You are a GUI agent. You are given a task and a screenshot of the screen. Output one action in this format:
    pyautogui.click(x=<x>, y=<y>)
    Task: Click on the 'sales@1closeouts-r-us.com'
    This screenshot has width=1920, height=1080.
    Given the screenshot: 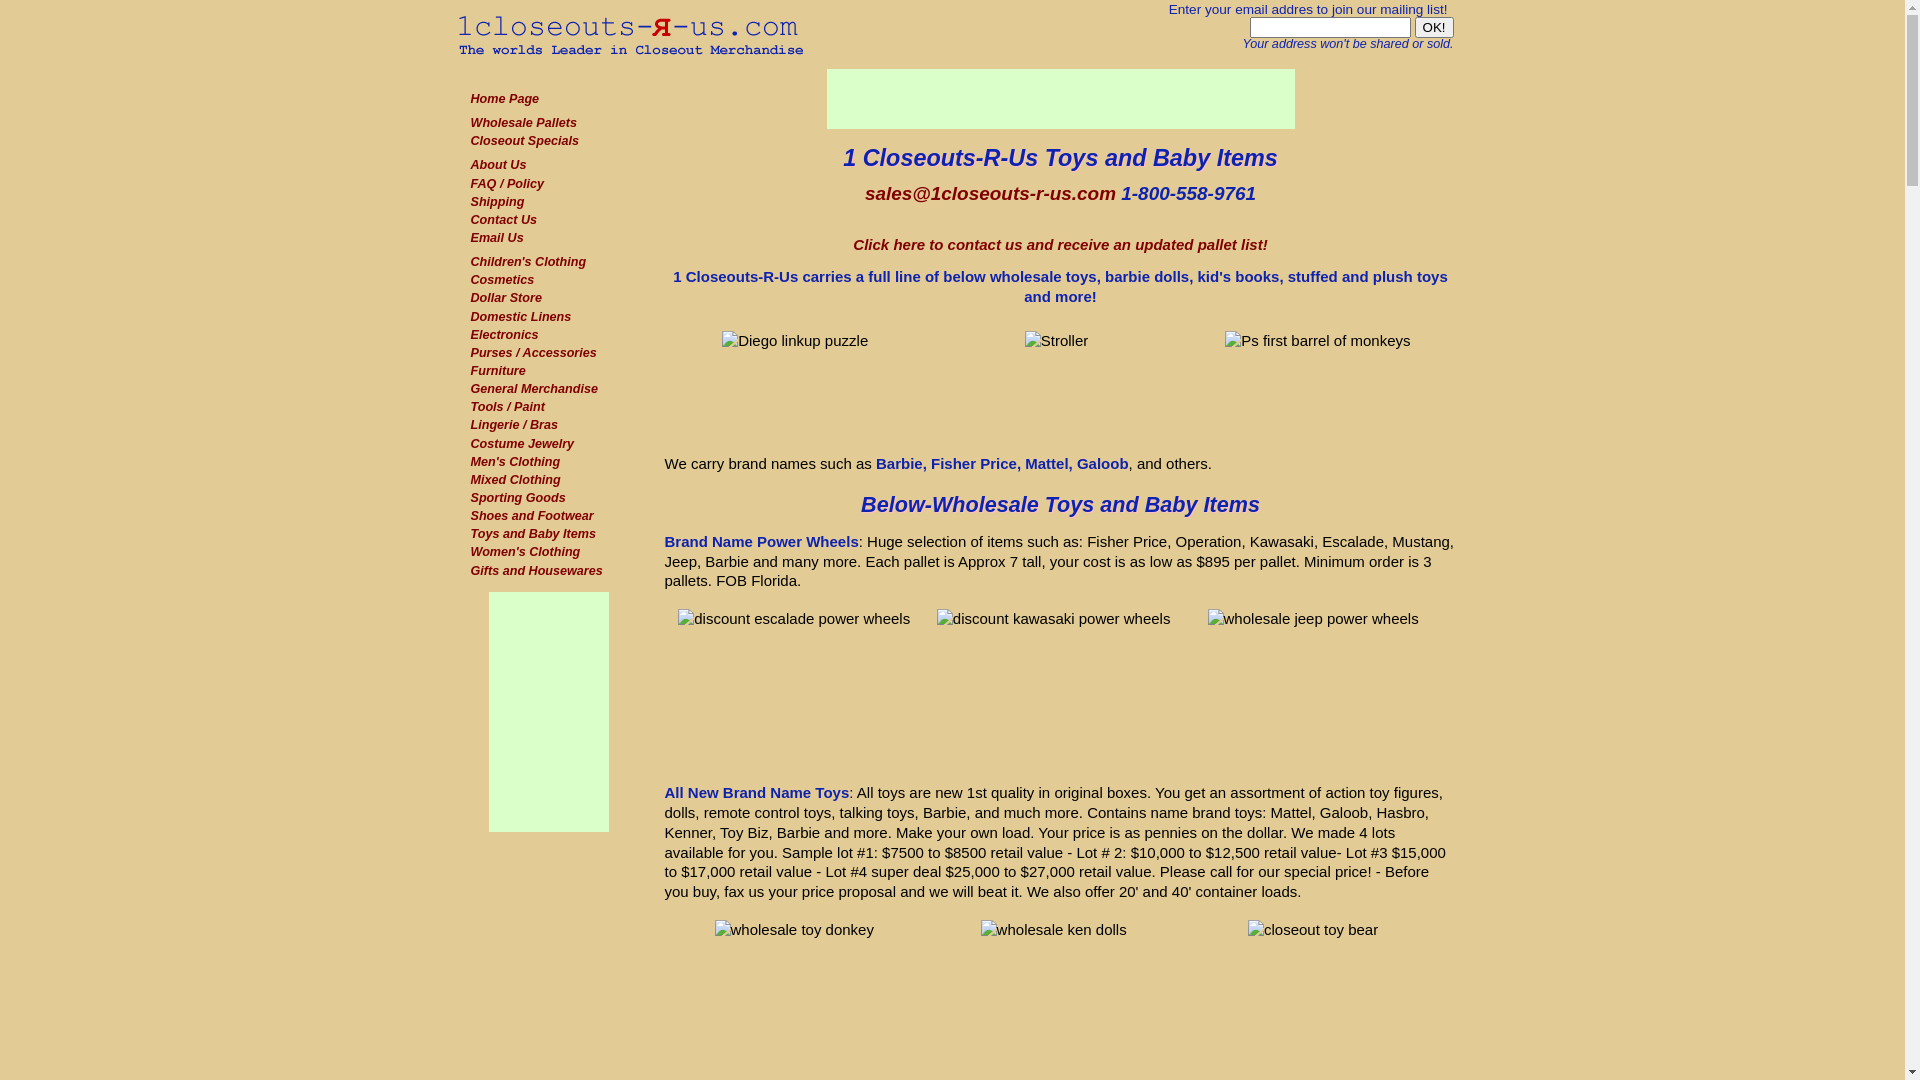 What is the action you would take?
    pyautogui.click(x=990, y=193)
    